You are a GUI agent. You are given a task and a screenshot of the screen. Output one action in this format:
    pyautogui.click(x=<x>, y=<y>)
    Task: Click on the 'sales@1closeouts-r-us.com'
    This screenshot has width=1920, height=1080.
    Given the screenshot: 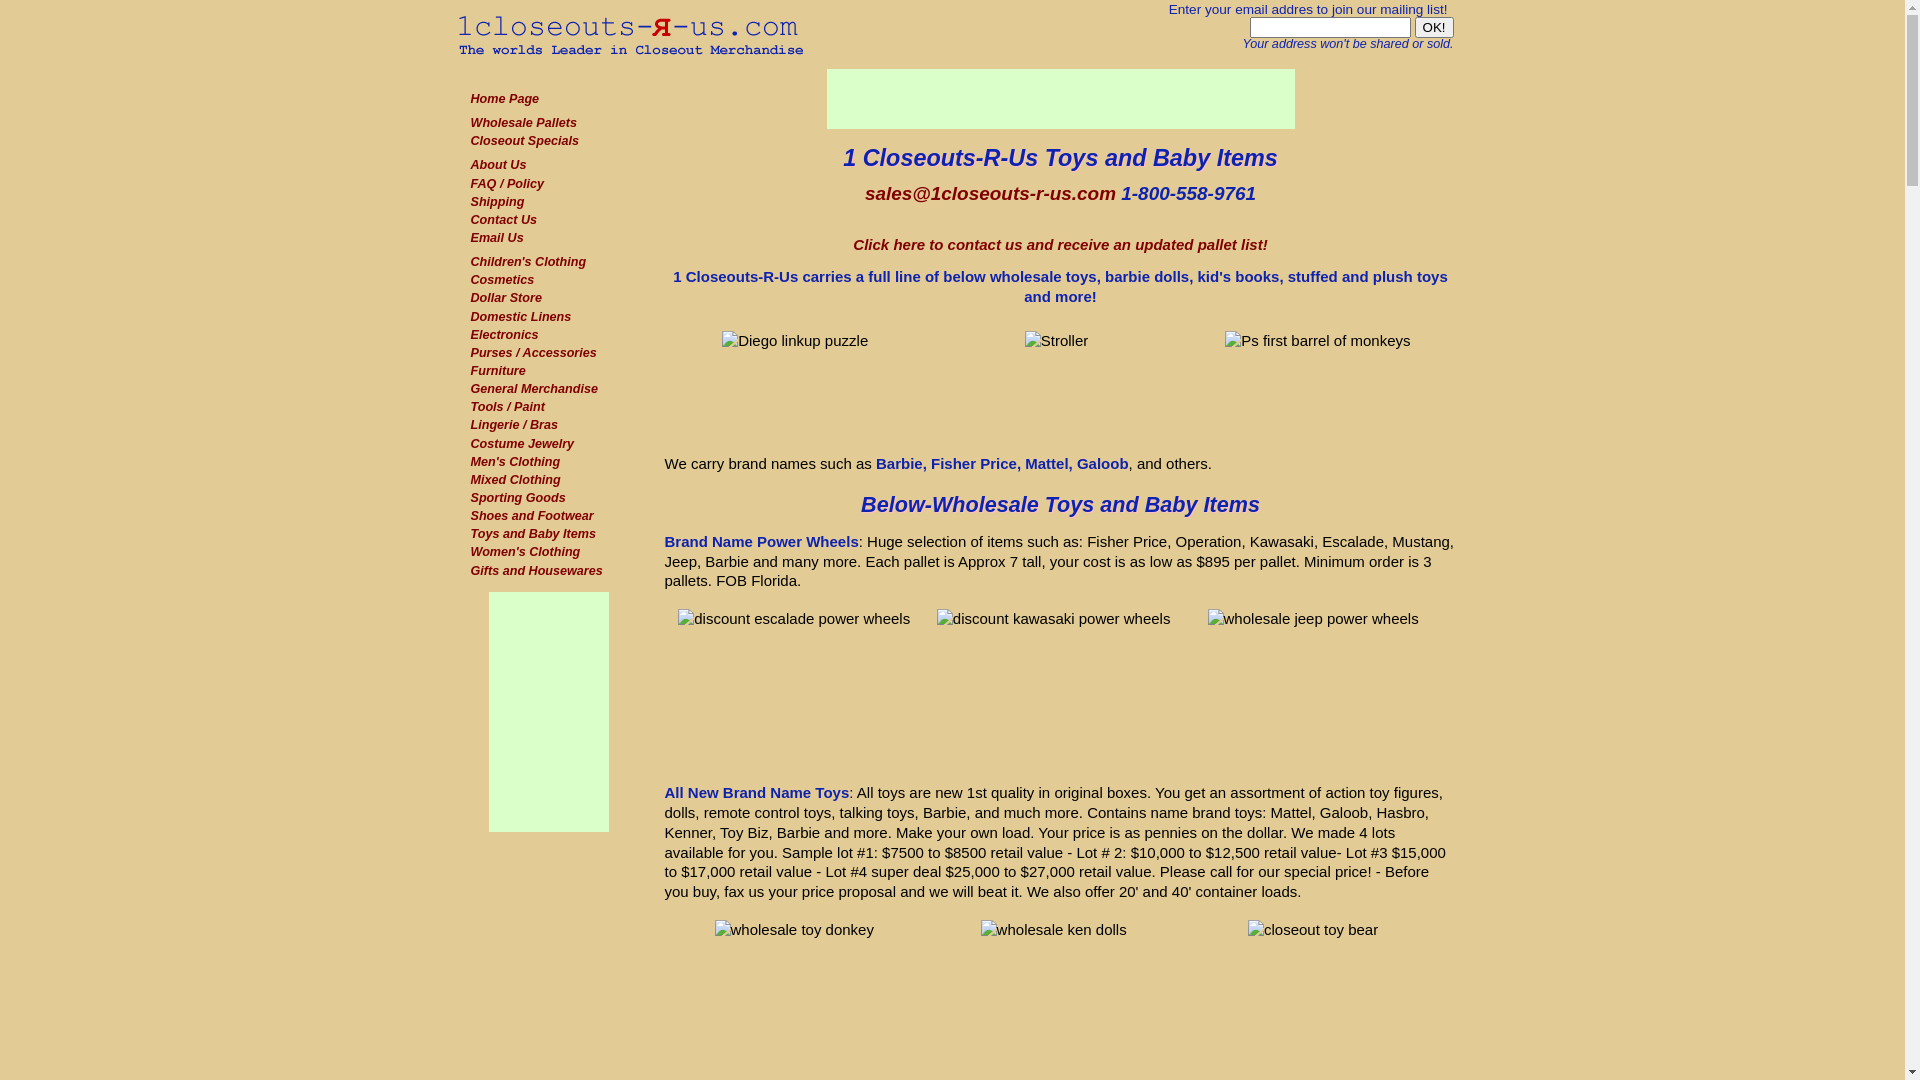 What is the action you would take?
    pyautogui.click(x=990, y=193)
    